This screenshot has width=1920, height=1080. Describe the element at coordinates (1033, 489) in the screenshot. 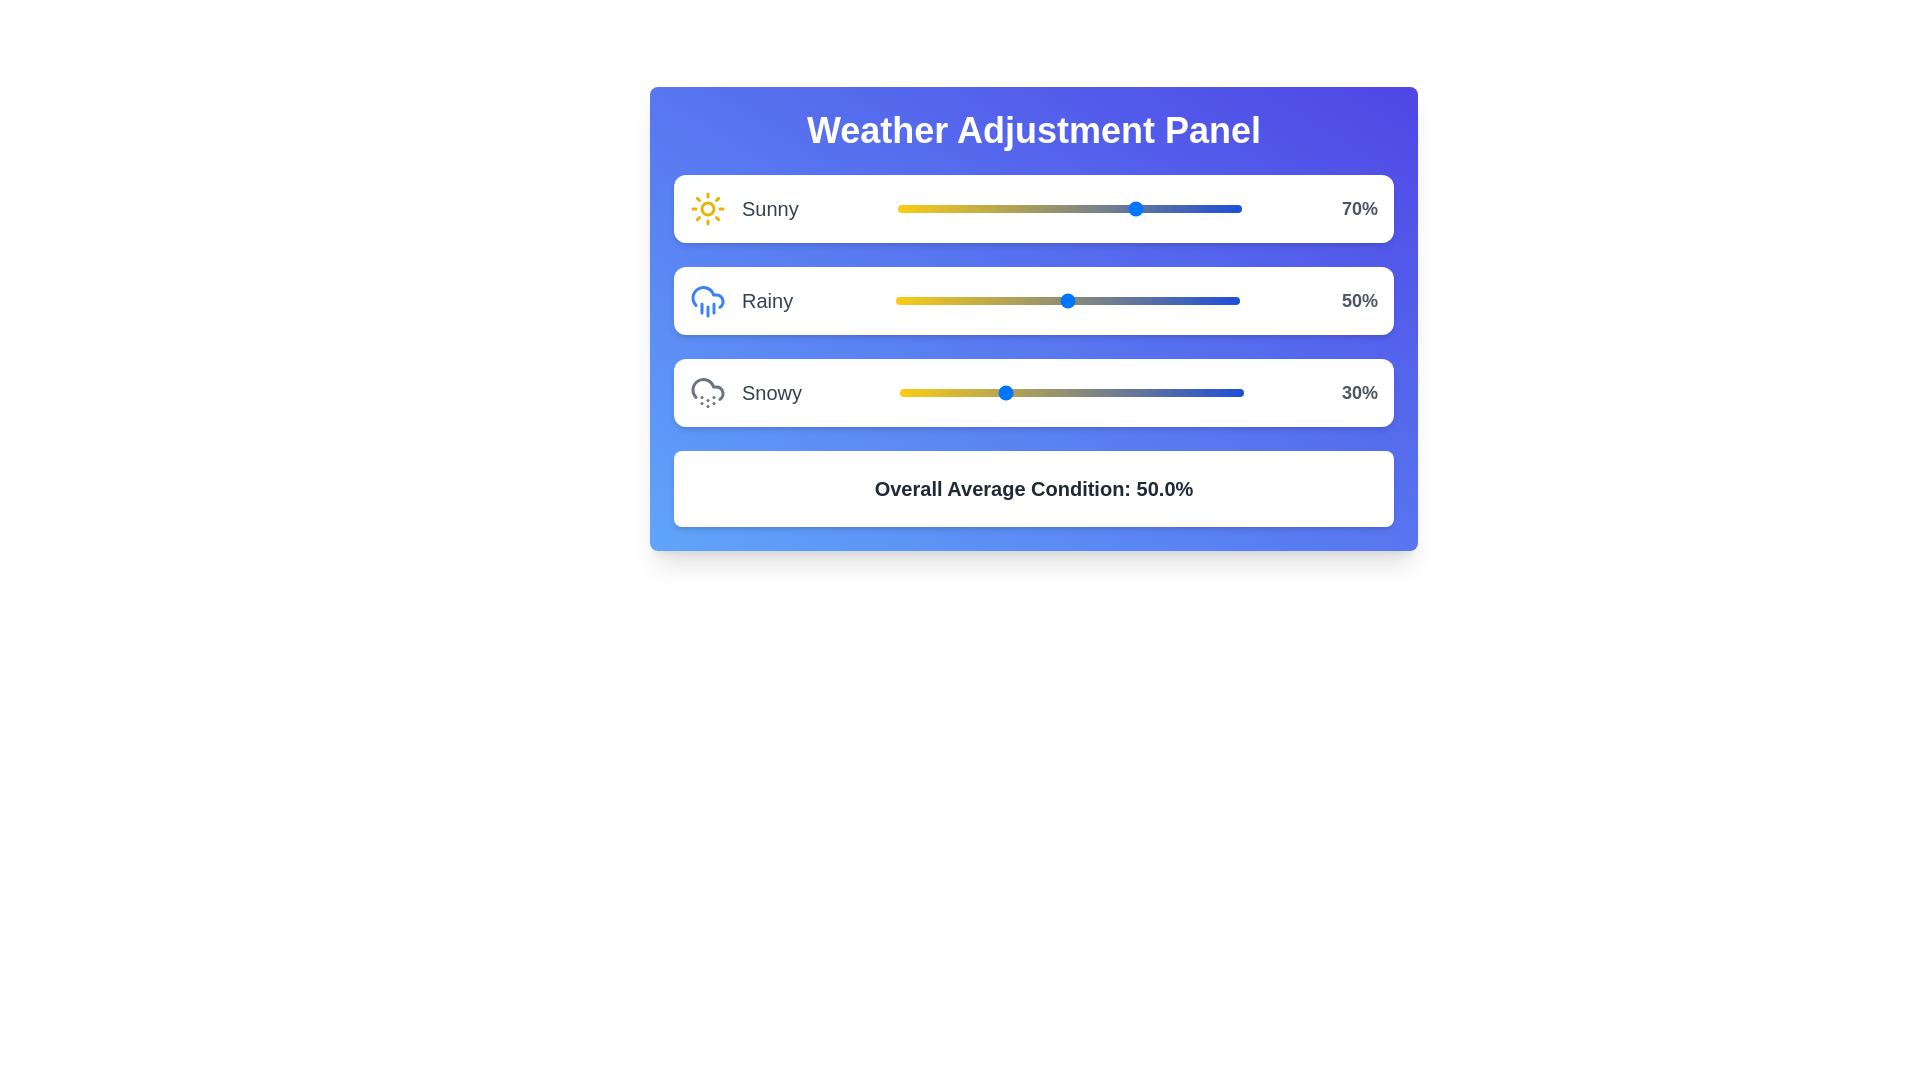

I see `the static text display showing 'Overall Average Condition: 50.0%', which is located in the bottom center of the interface below the weather condition sliders` at that location.